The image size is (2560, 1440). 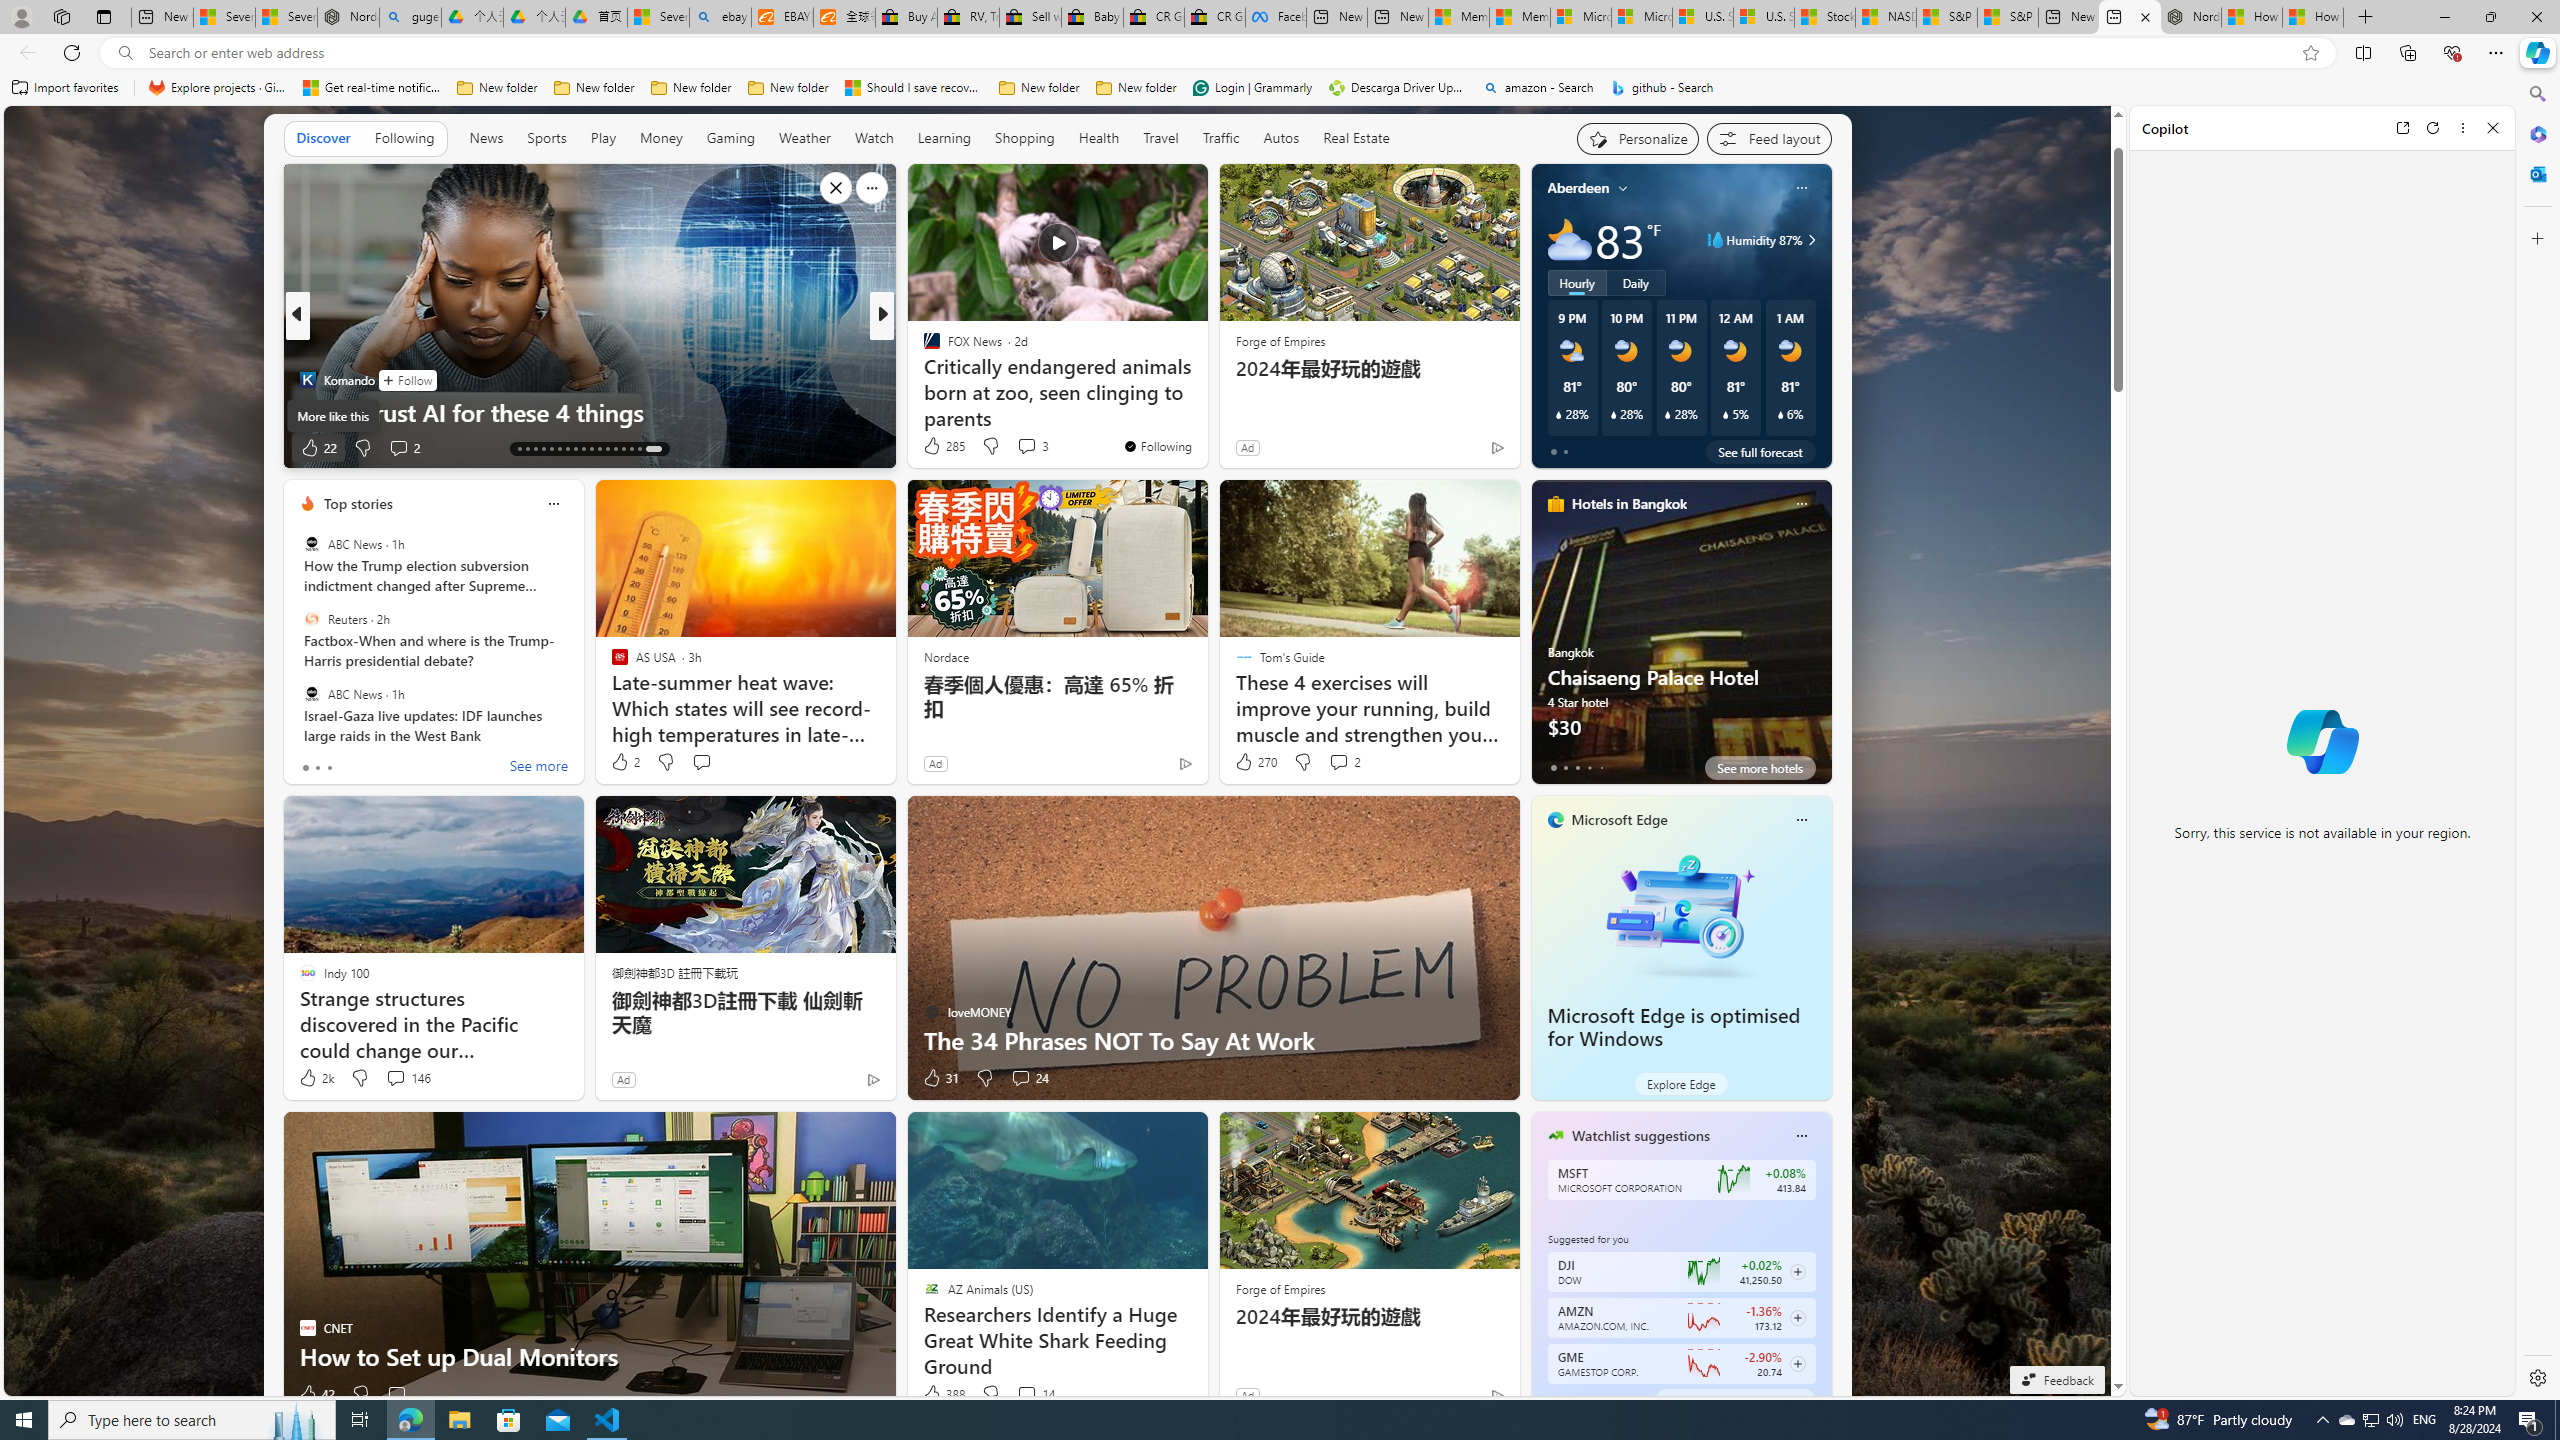 I want to click on 'Travel', so click(x=1159, y=137).